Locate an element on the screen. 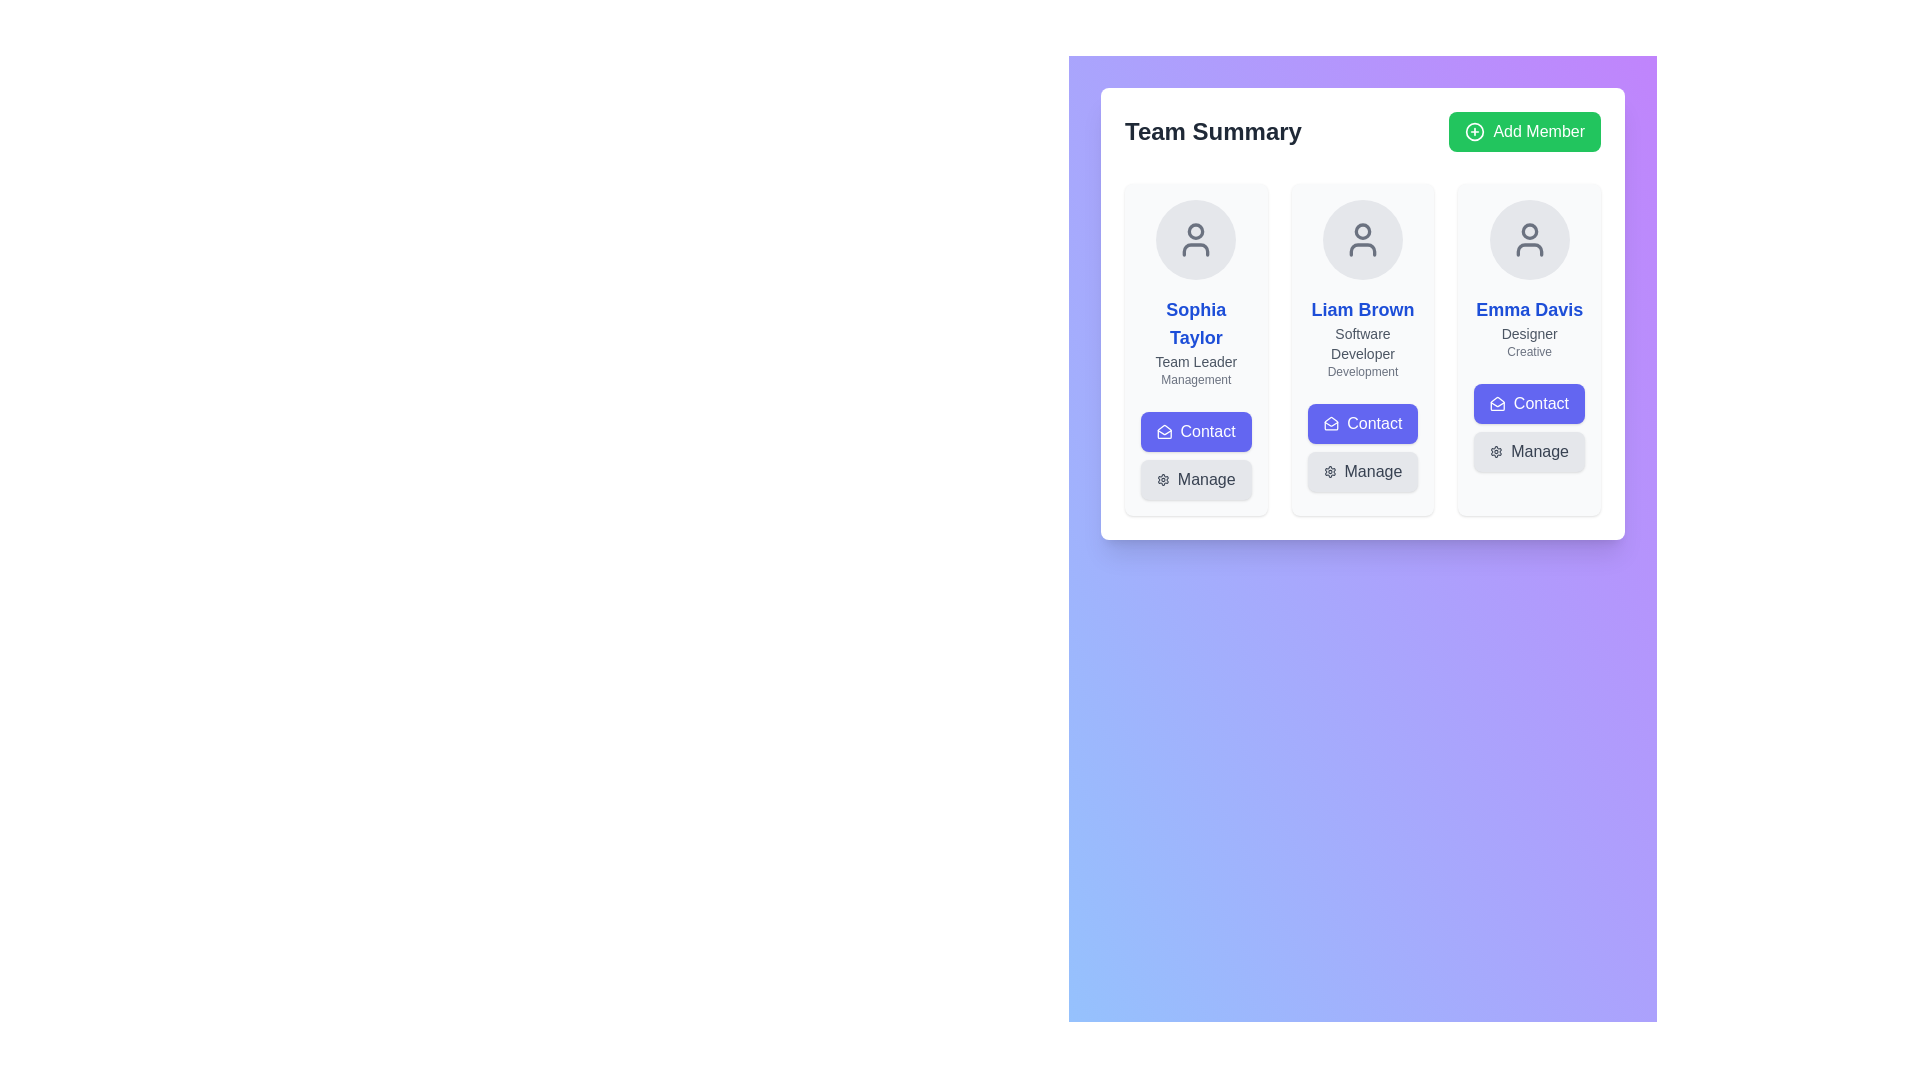 This screenshot has height=1080, width=1920. the small gray text label reading 'Designer', which is positioned directly below the name 'Emma Davis' in the third card from the left in the team summary section is located at coordinates (1528, 333).